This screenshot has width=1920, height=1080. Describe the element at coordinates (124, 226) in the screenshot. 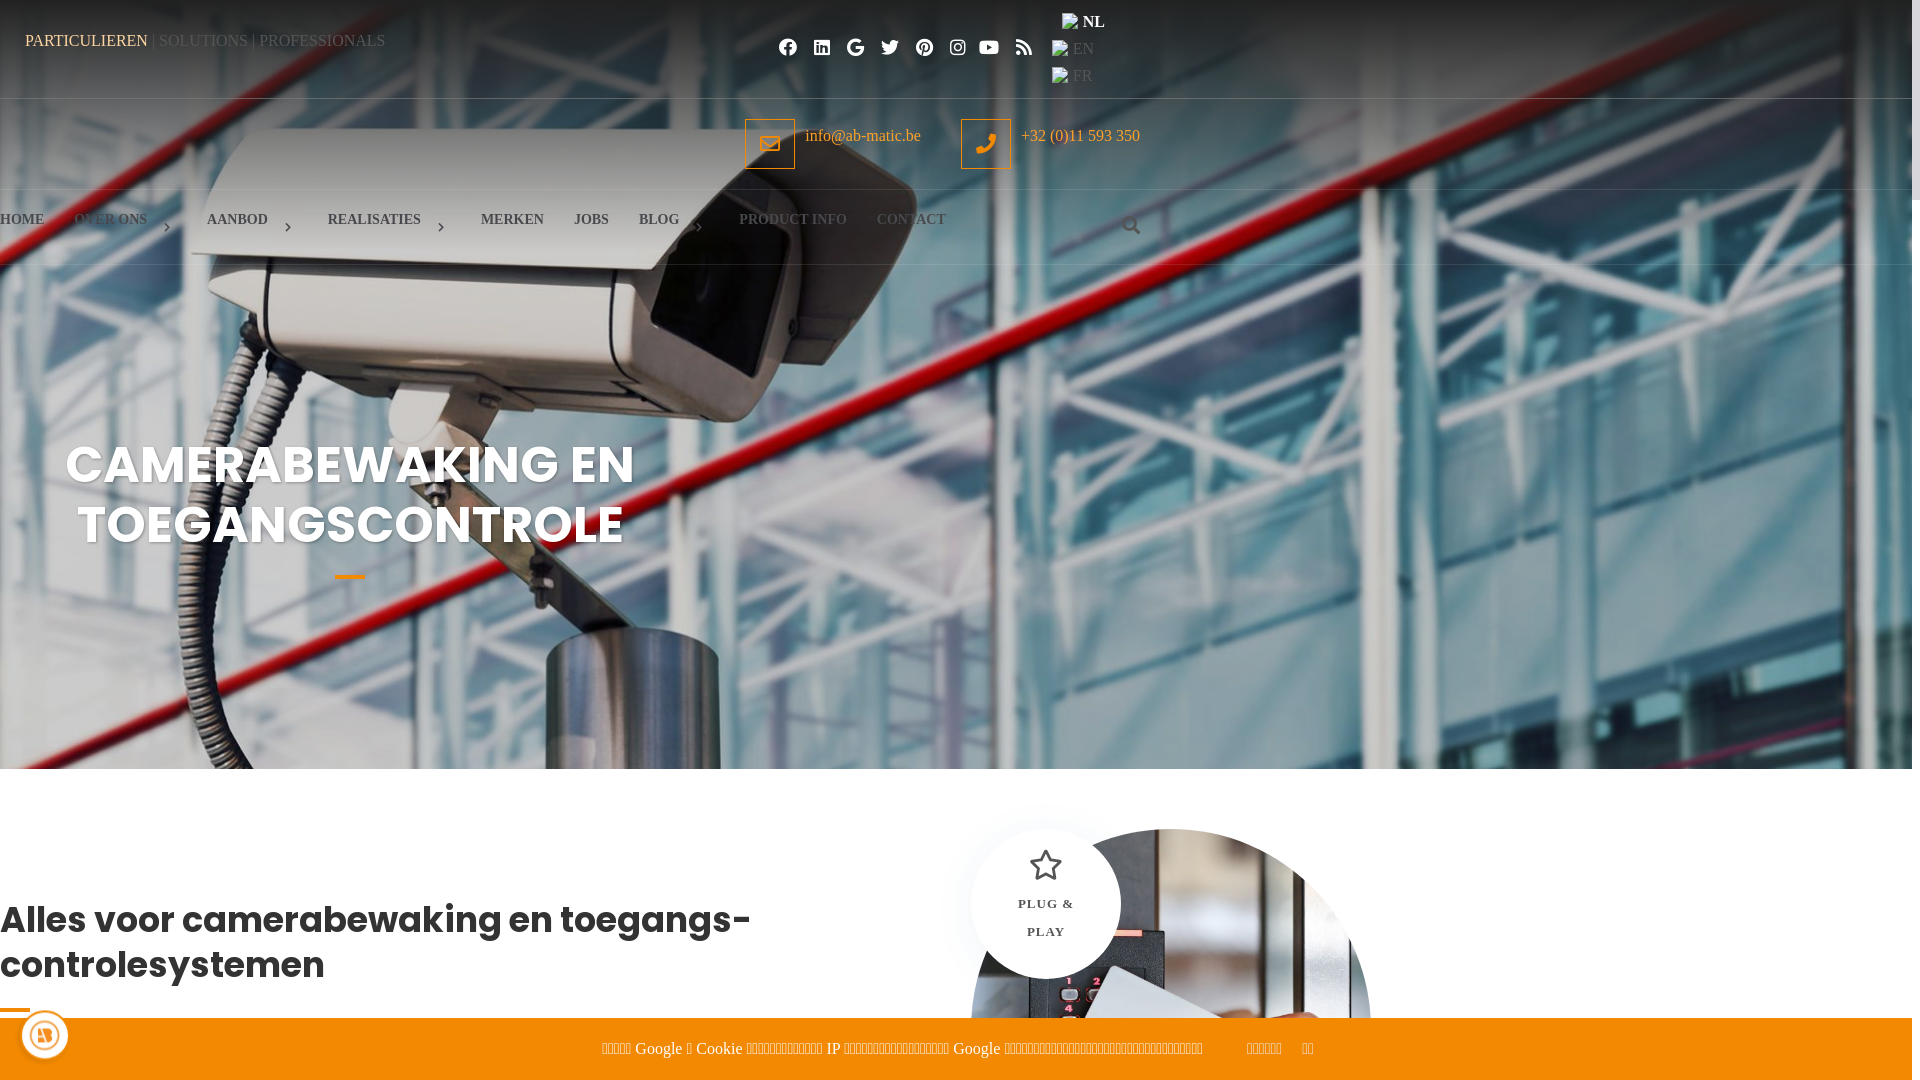

I see `'OVER ONS'` at that location.